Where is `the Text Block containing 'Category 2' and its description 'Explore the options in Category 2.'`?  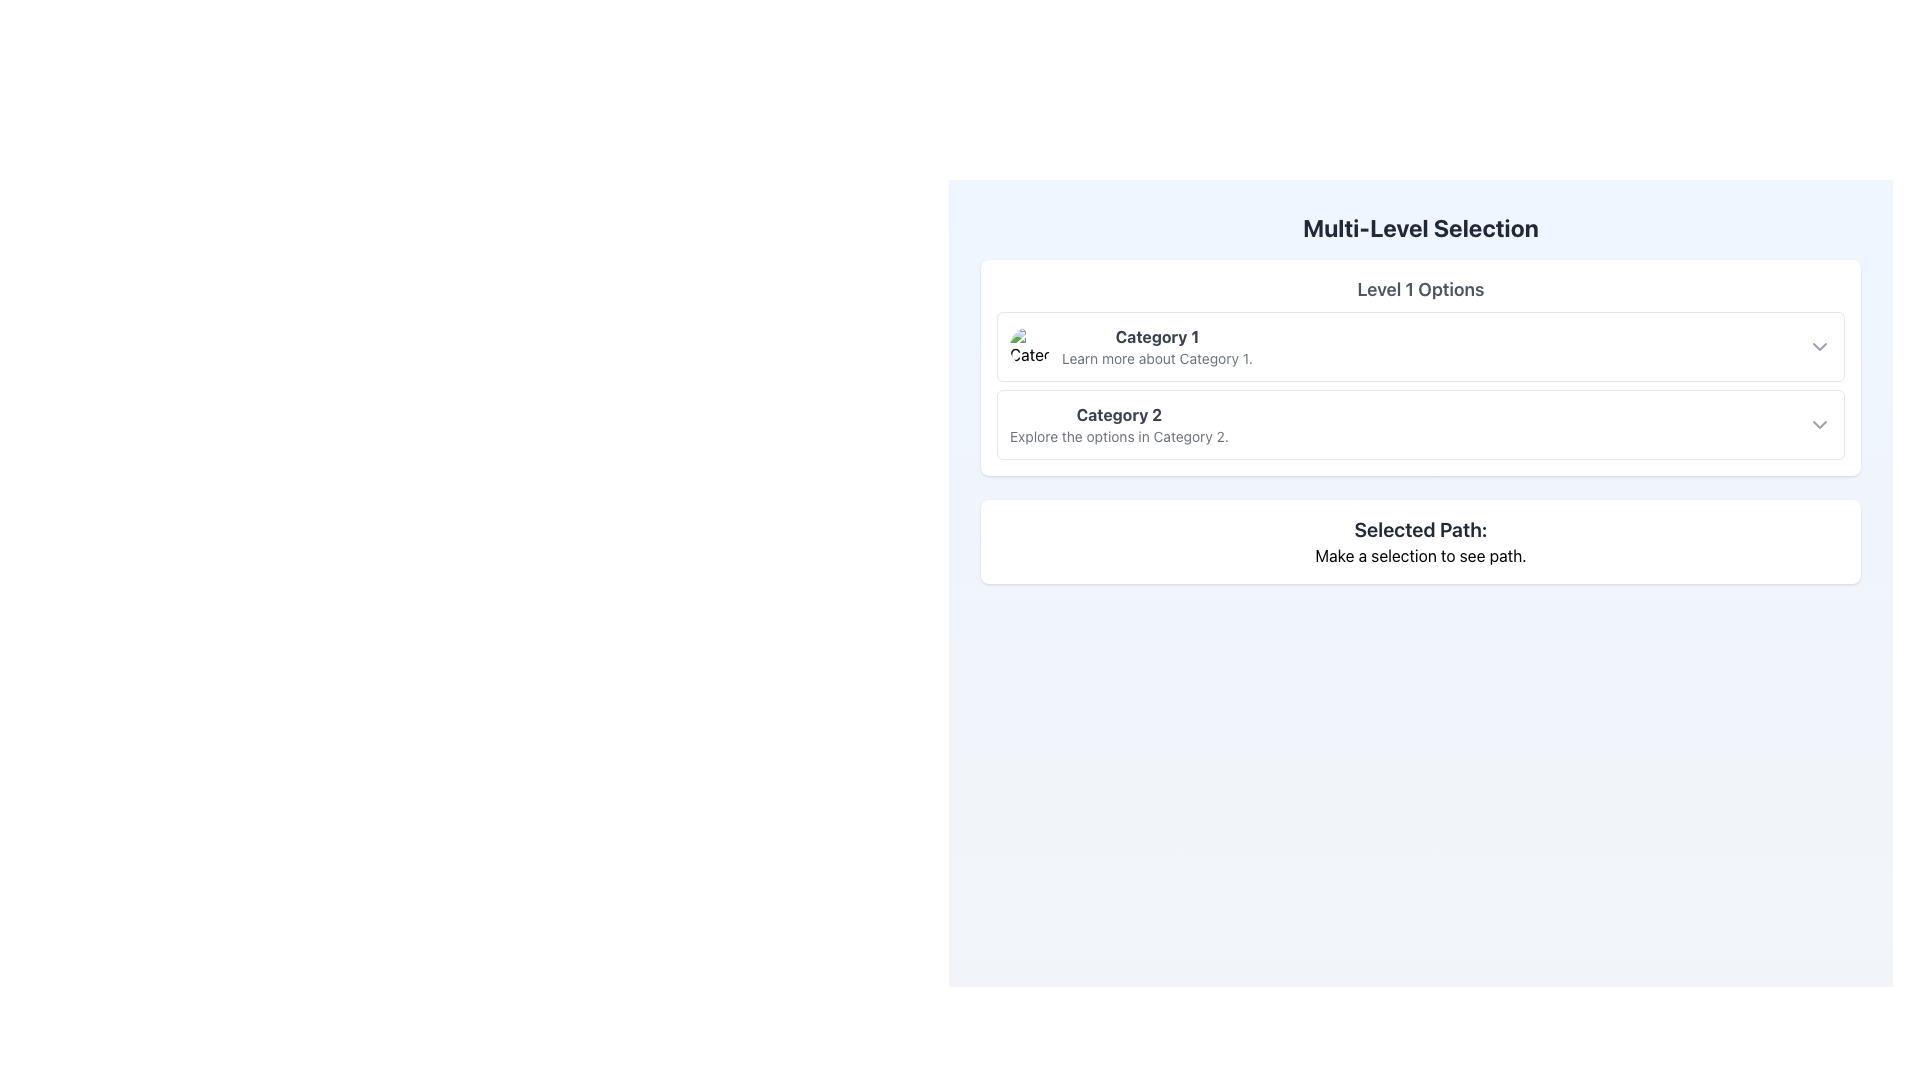 the Text Block containing 'Category 2' and its description 'Explore the options in Category 2.' is located at coordinates (1118, 423).